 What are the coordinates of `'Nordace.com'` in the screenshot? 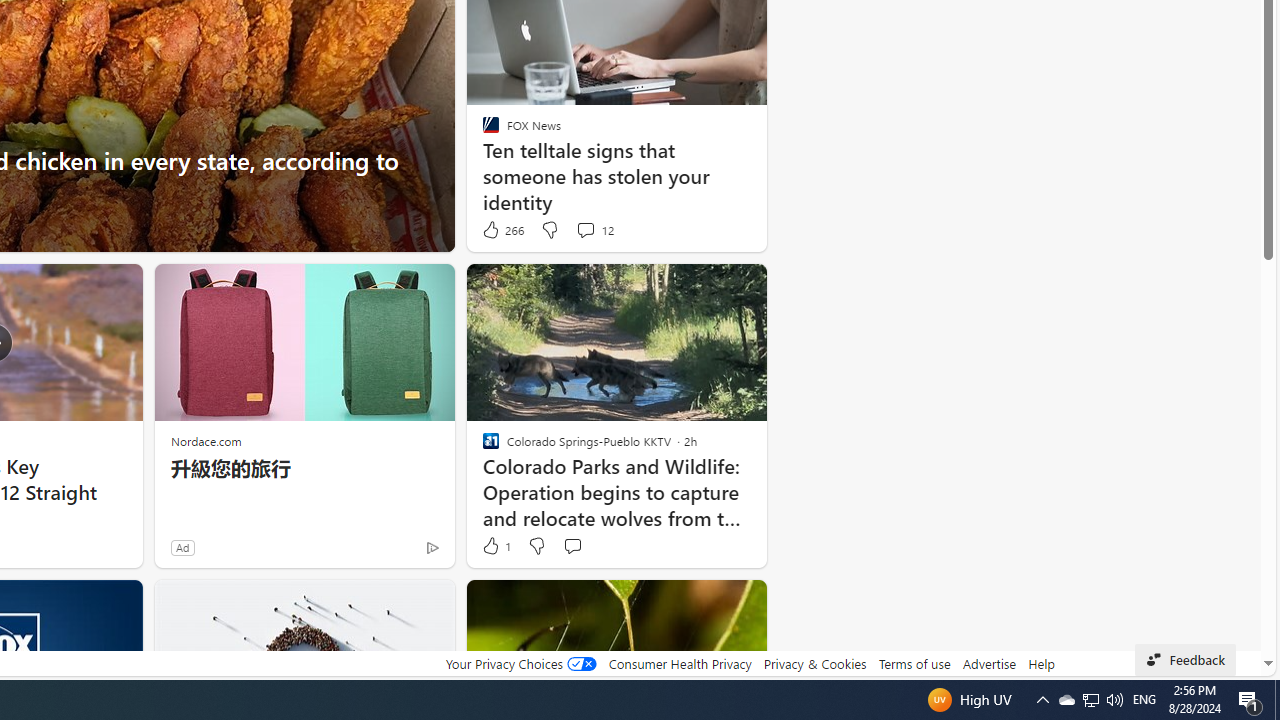 It's located at (206, 440).